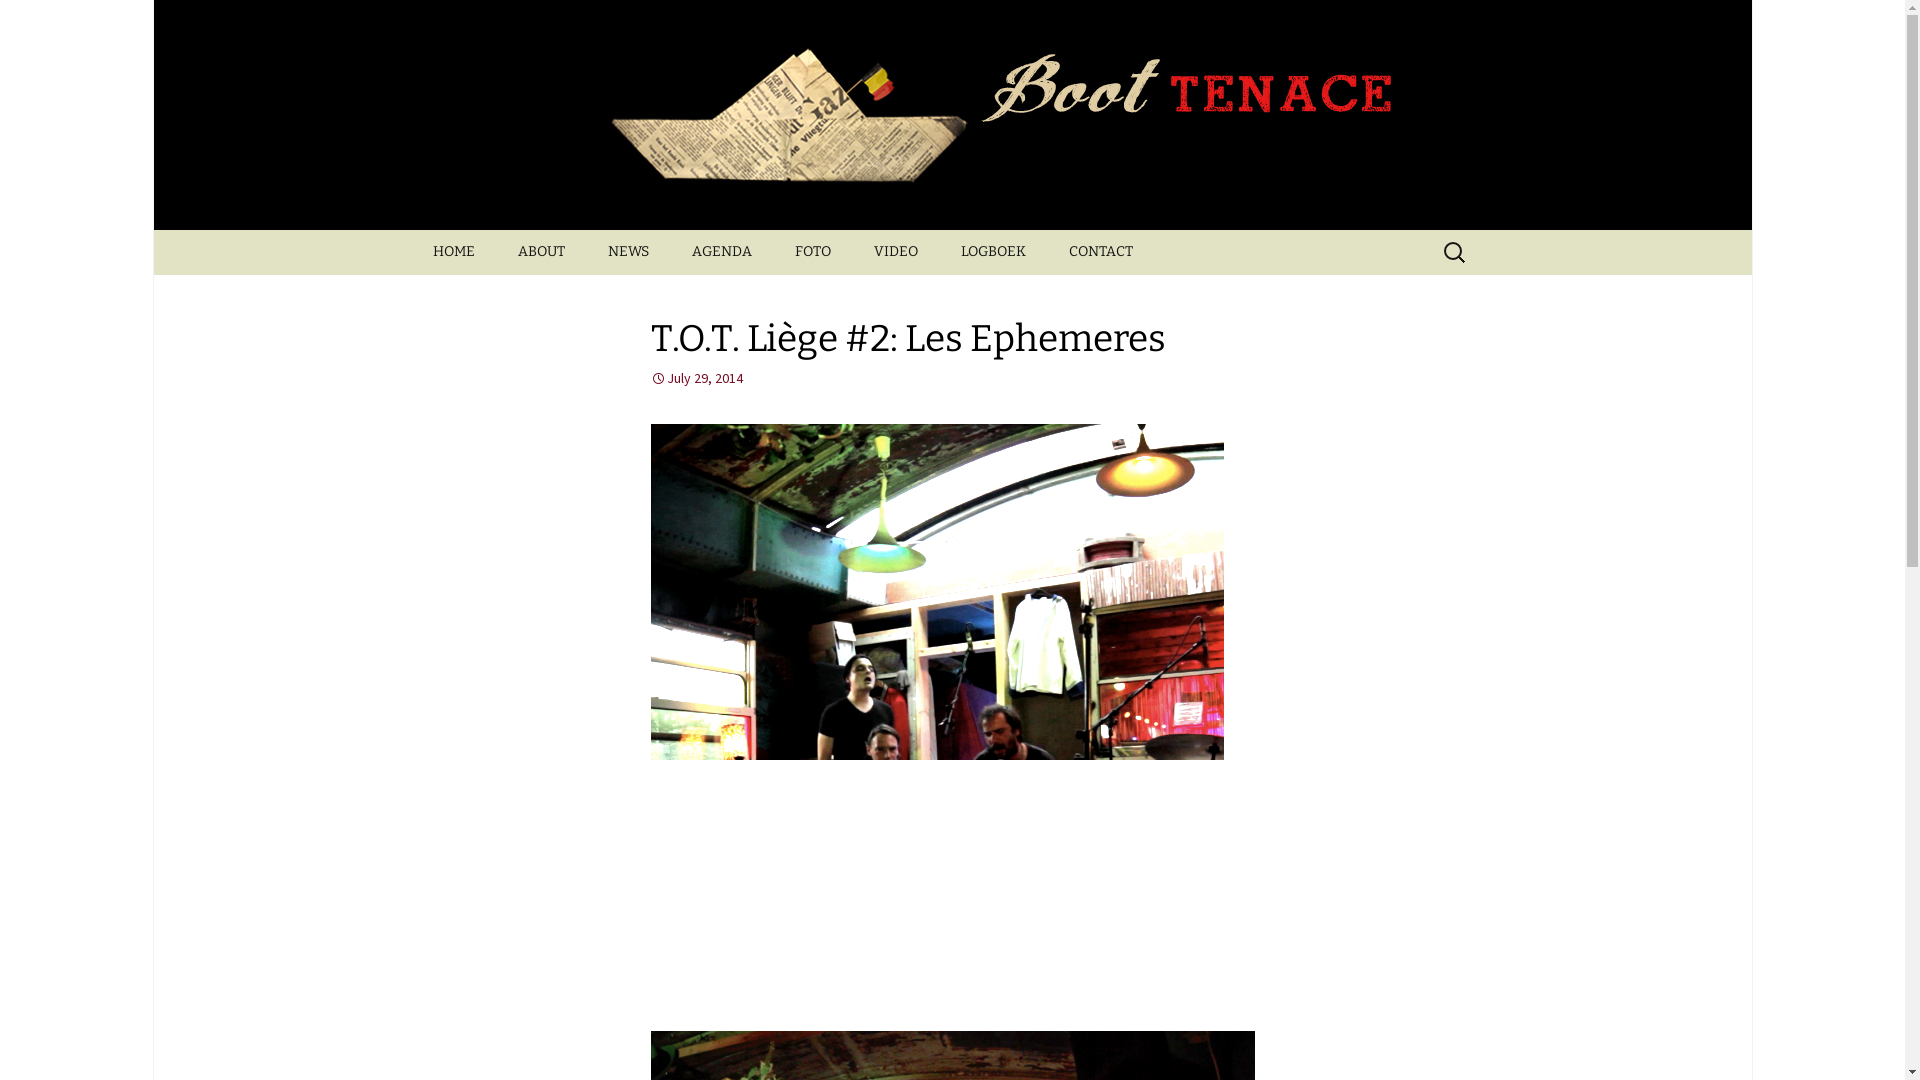 The width and height of the screenshot is (1920, 1080). Describe the element at coordinates (672, 250) in the screenshot. I see `'AGENDA'` at that location.